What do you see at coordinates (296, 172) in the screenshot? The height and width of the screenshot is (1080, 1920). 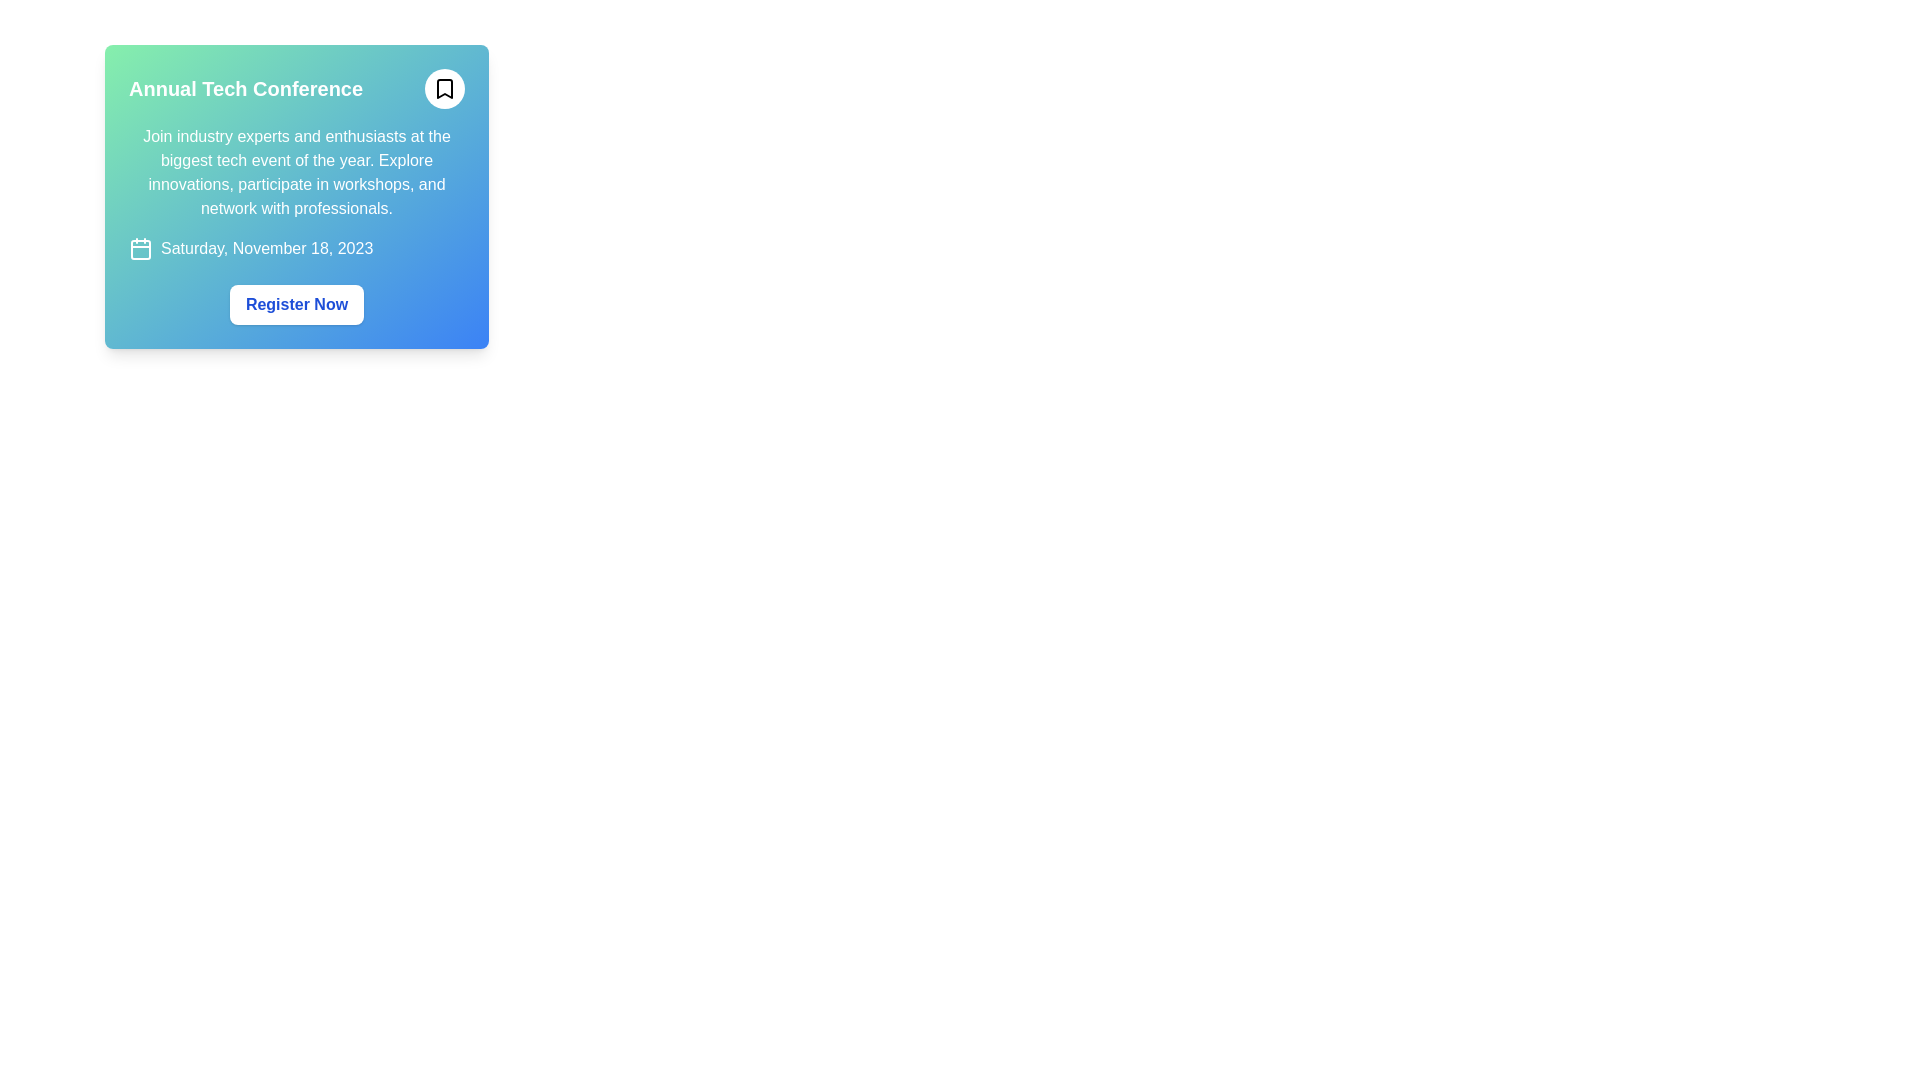 I see `the text block that provides detailed information about the Annual Tech Conference, which is centered in a blue-to-green gradient panel` at bounding box center [296, 172].